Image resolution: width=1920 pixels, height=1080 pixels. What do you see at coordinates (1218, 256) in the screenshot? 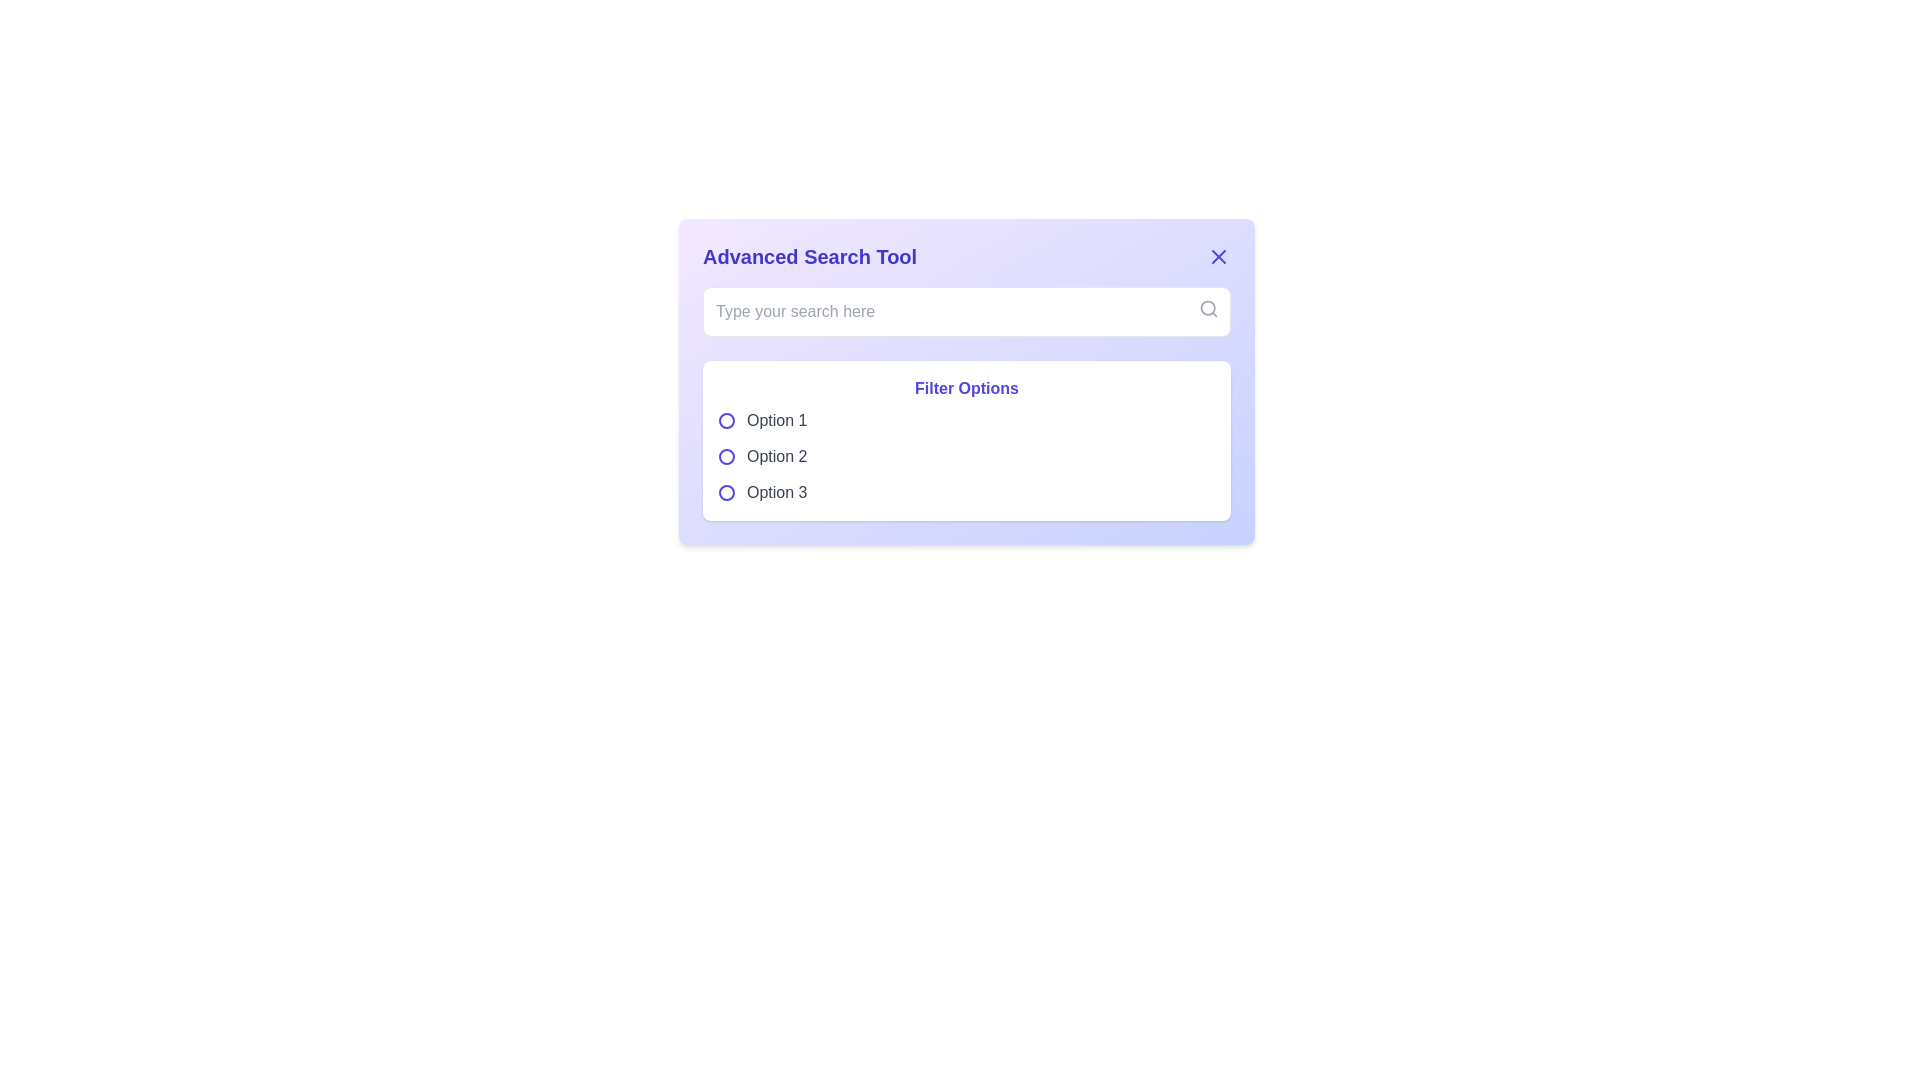
I see `the small blue 'X' icon button located in the top-right corner of the 'Advanced Search Tool' interface` at bounding box center [1218, 256].